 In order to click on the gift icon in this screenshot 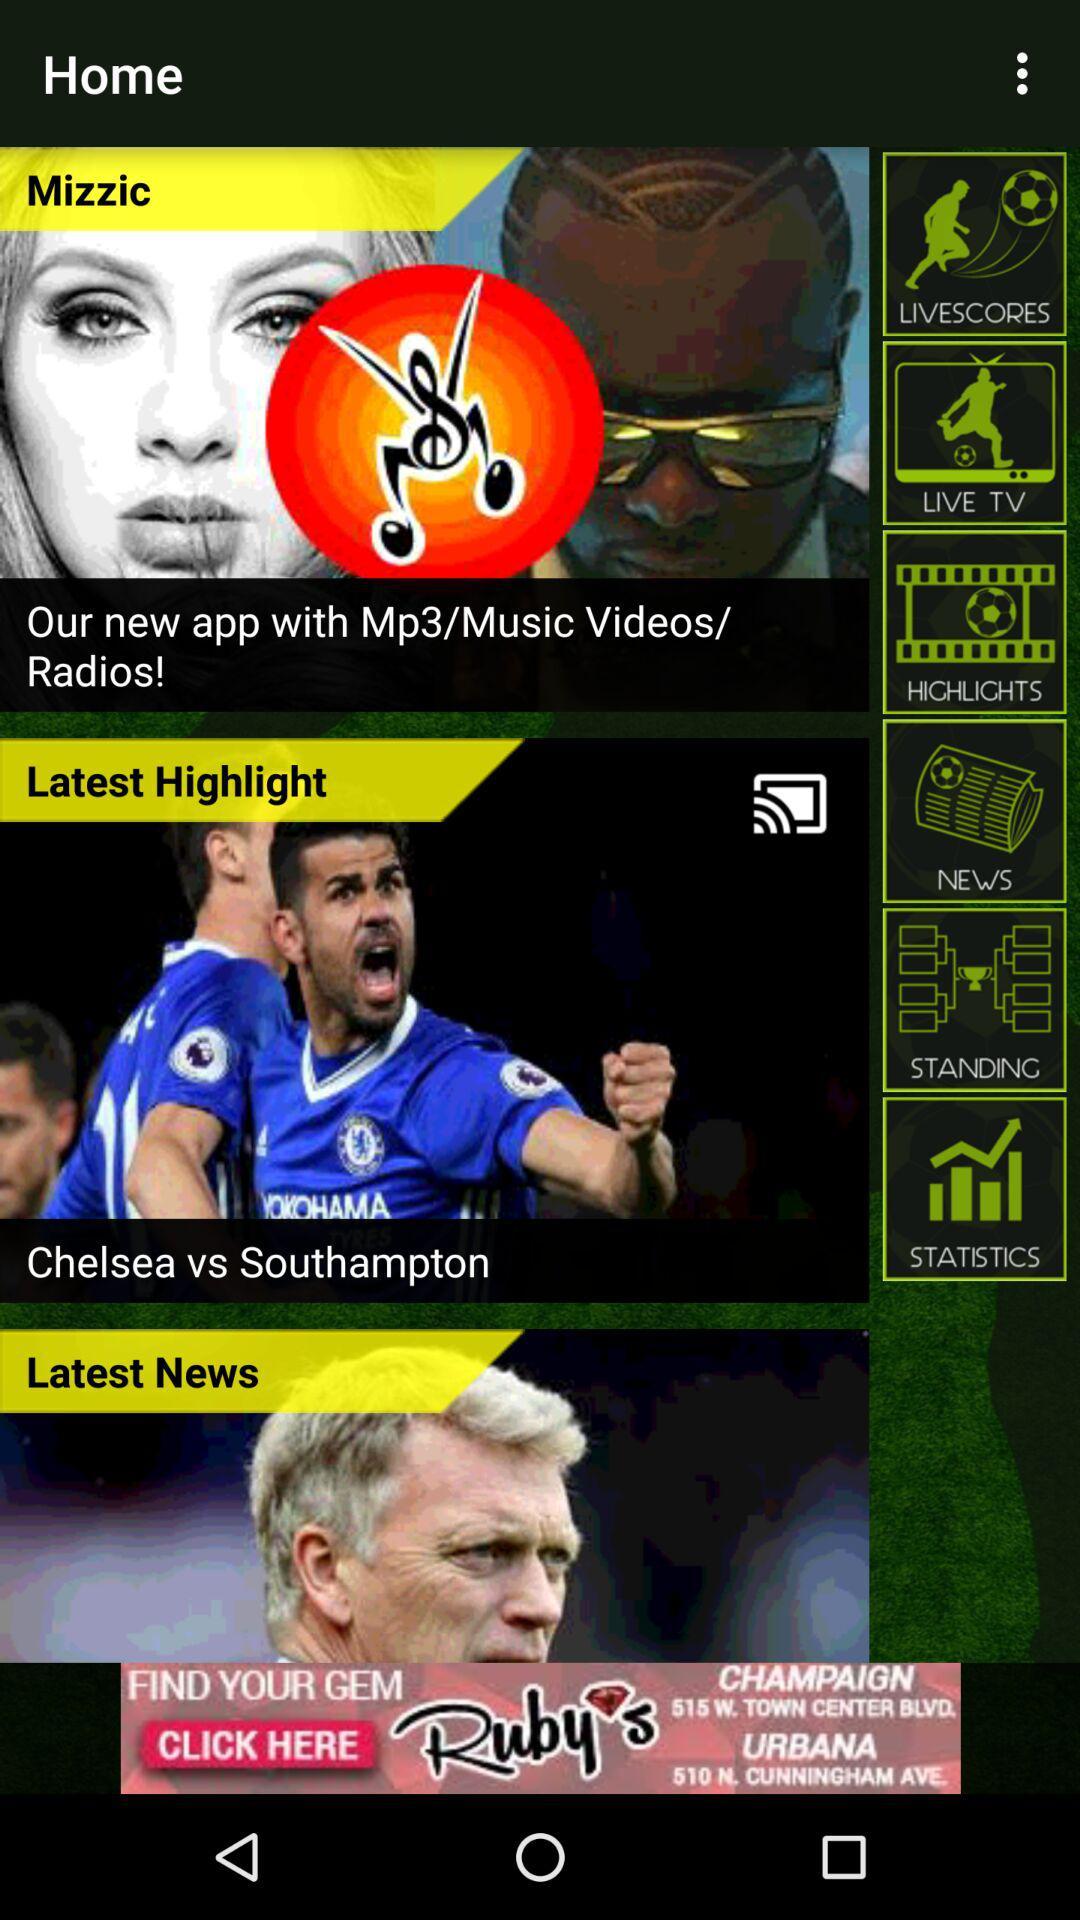, I will do `click(973, 1189)`.